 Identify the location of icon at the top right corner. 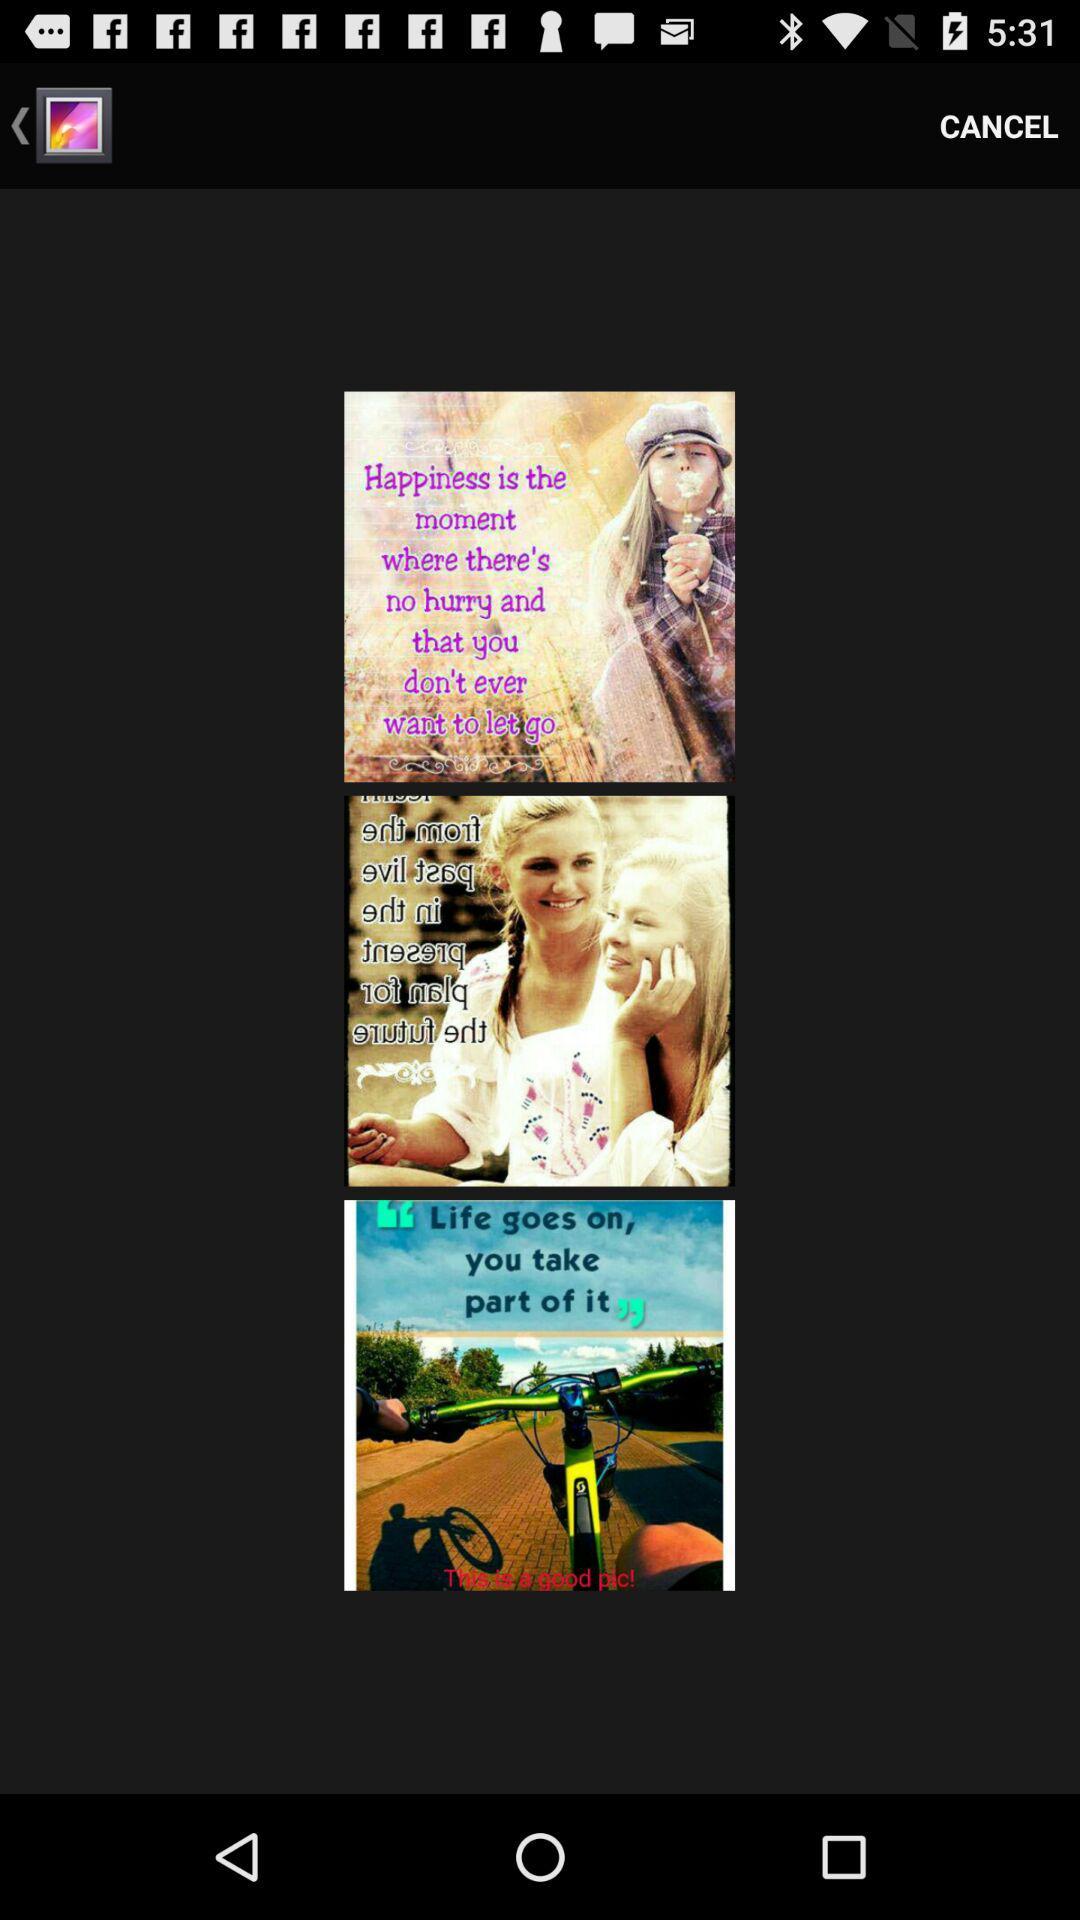
(999, 124).